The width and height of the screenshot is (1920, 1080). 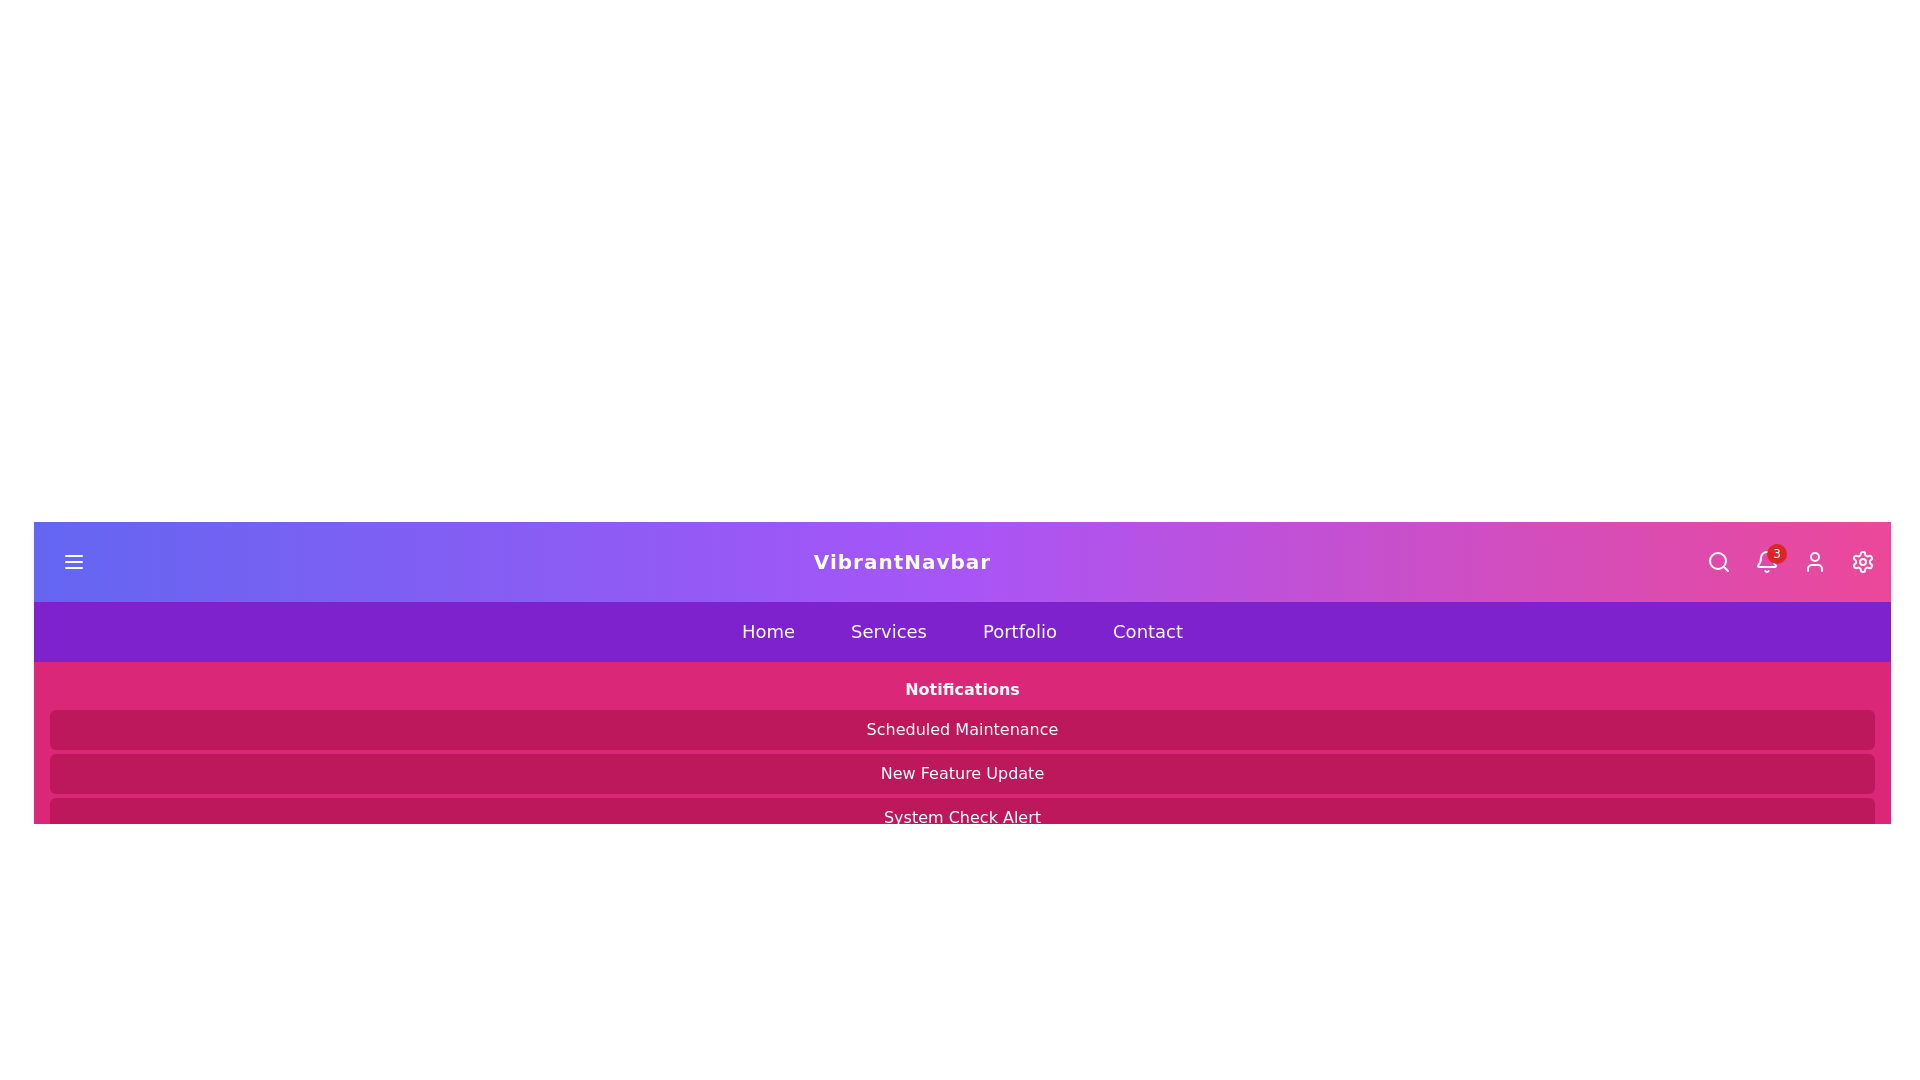 What do you see at coordinates (1717, 560) in the screenshot?
I see `the small circular decorative element that is part of the search icon located in the top-right corner of the interface` at bounding box center [1717, 560].